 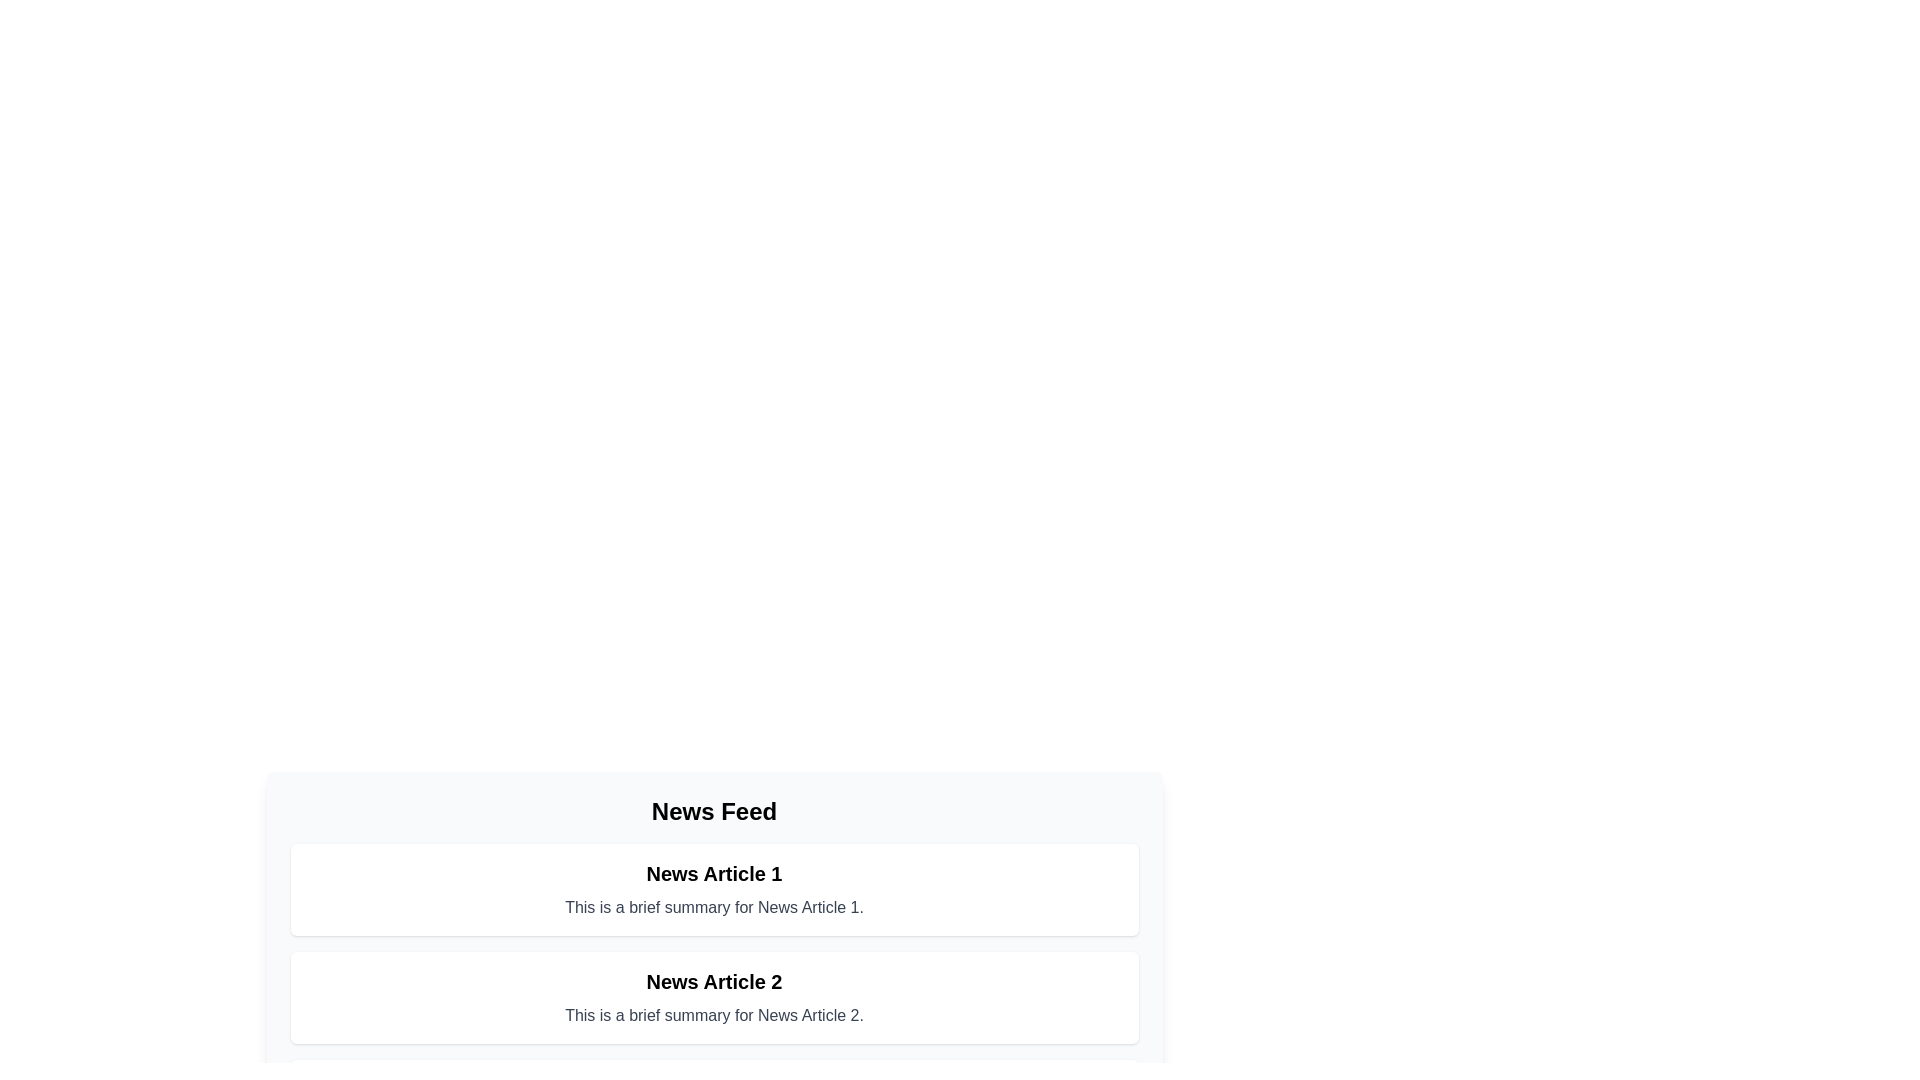 What do you see at coordinates (714, 981) in the screenshot?
I see `the heading text label 'News Article 2' located in the second content block of the news feed section, which is styled with a bold and larger font size` at bounding box center [714, 981].